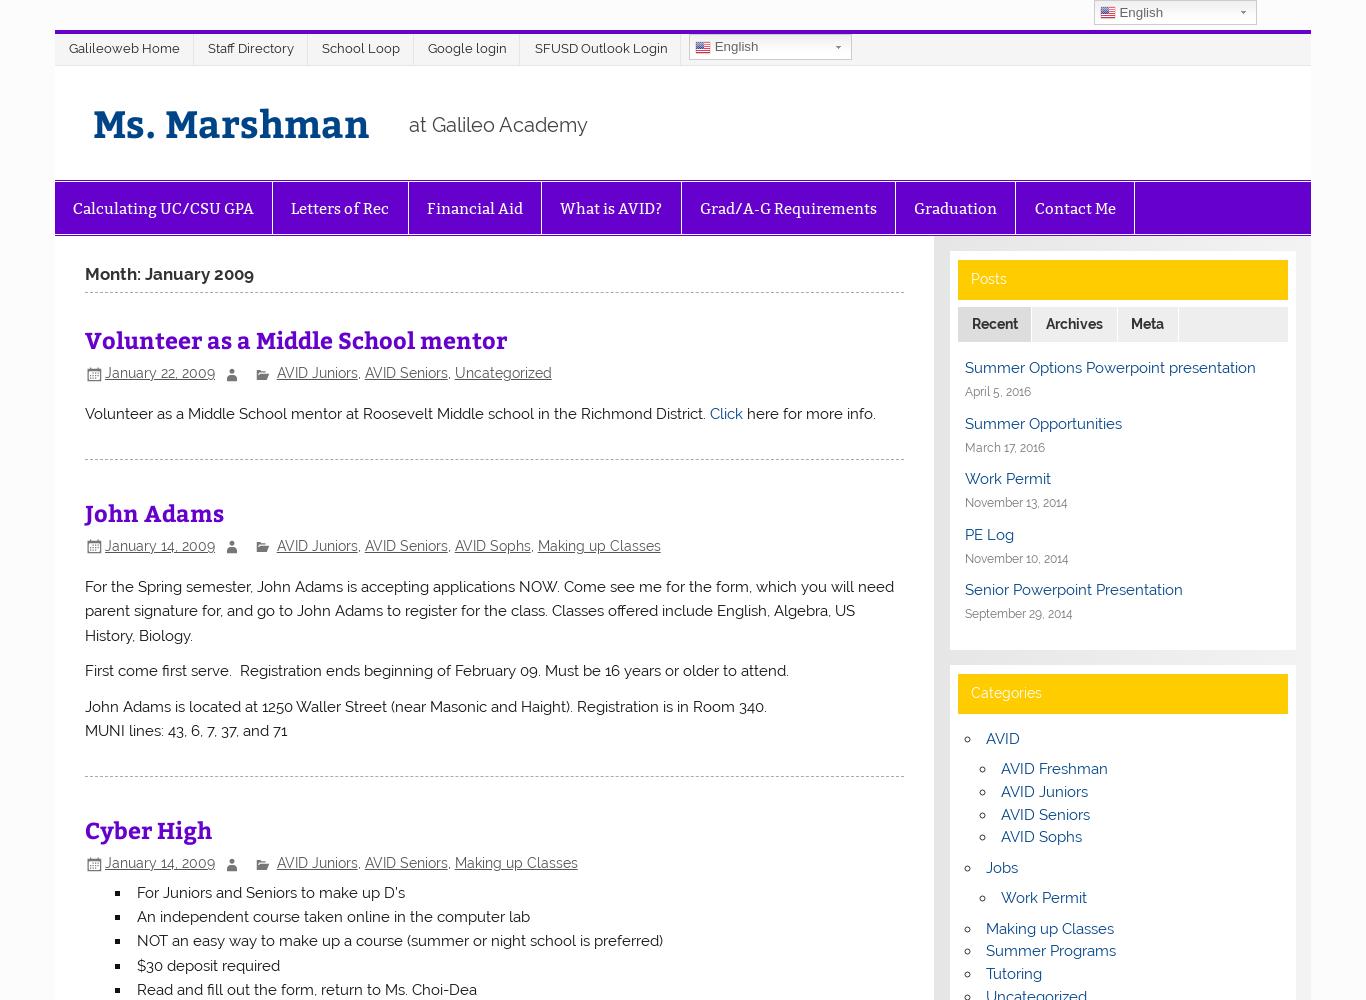  What do you see at coordinates (466, 48) in the screenshot?
I see `'Google login'` at bounding box center [466, 48].